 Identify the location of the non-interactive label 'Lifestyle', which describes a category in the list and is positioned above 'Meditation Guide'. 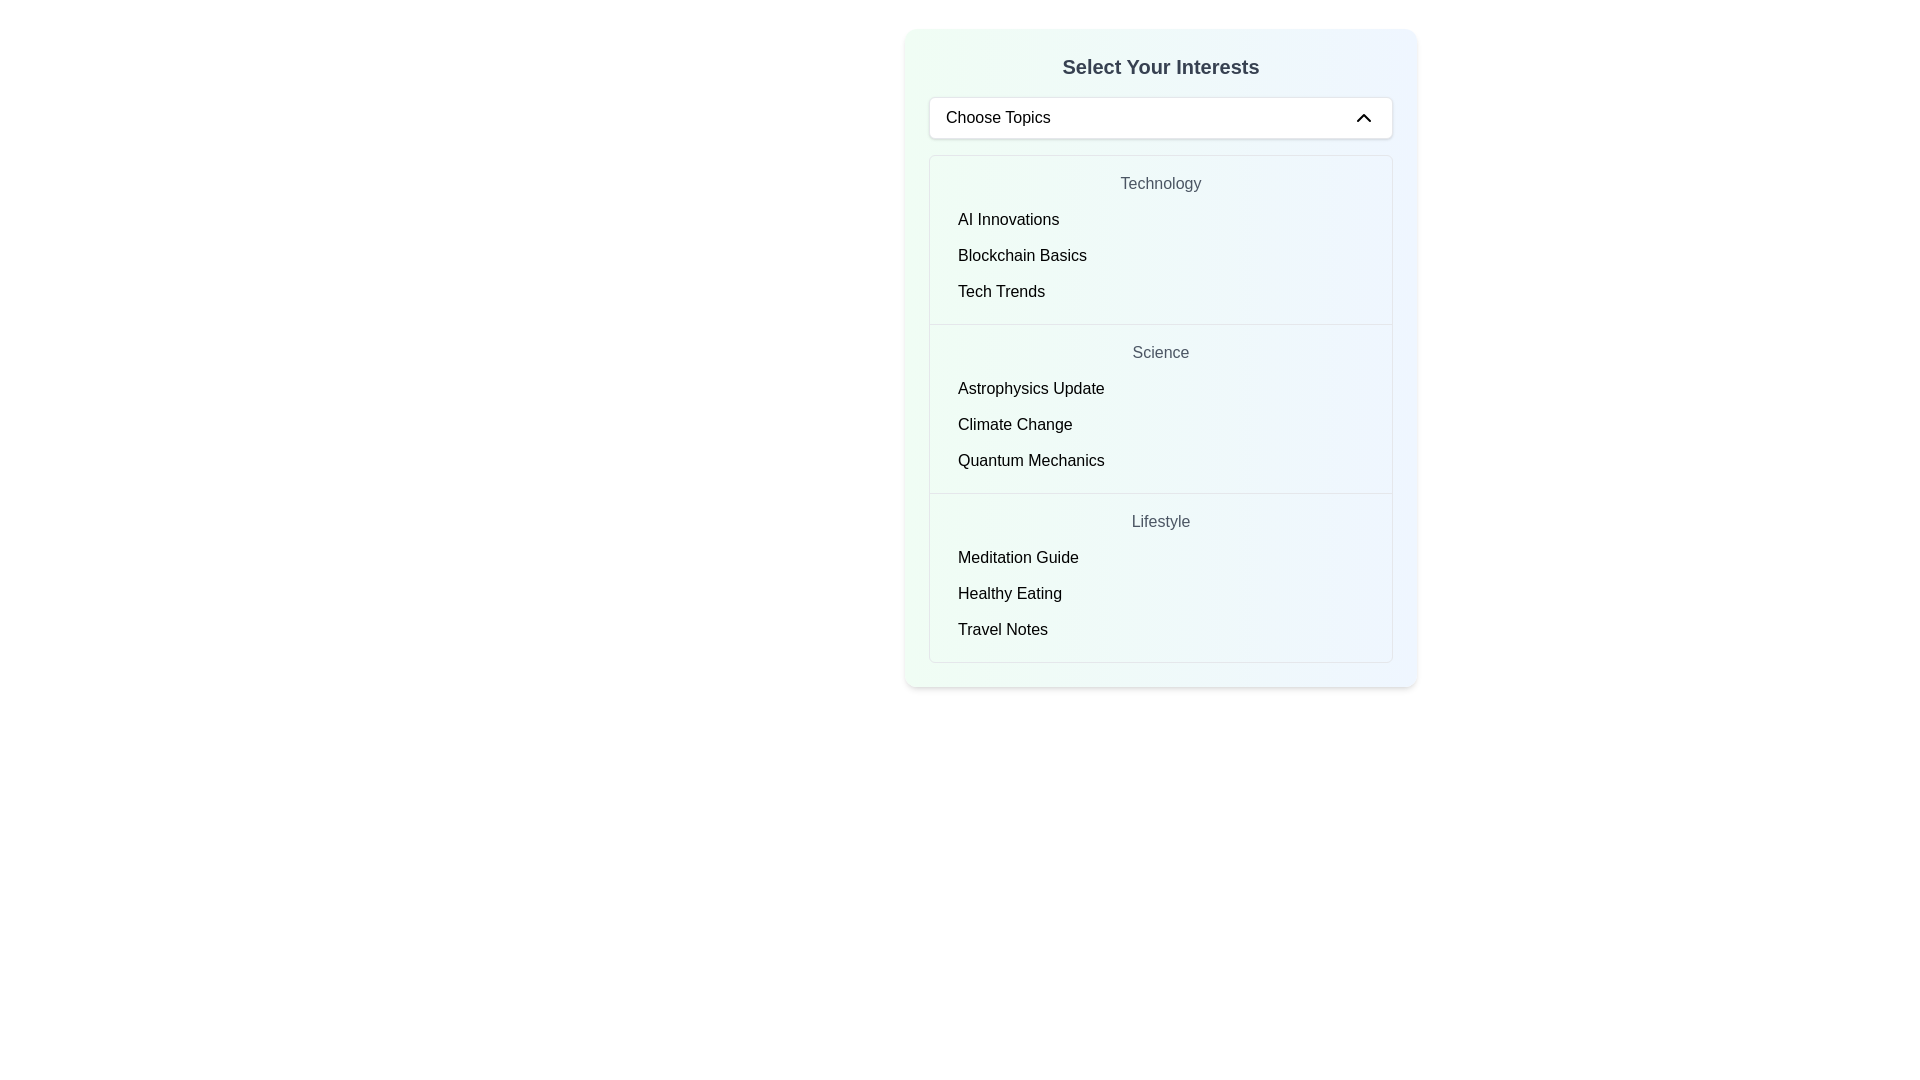
(1161, 520).